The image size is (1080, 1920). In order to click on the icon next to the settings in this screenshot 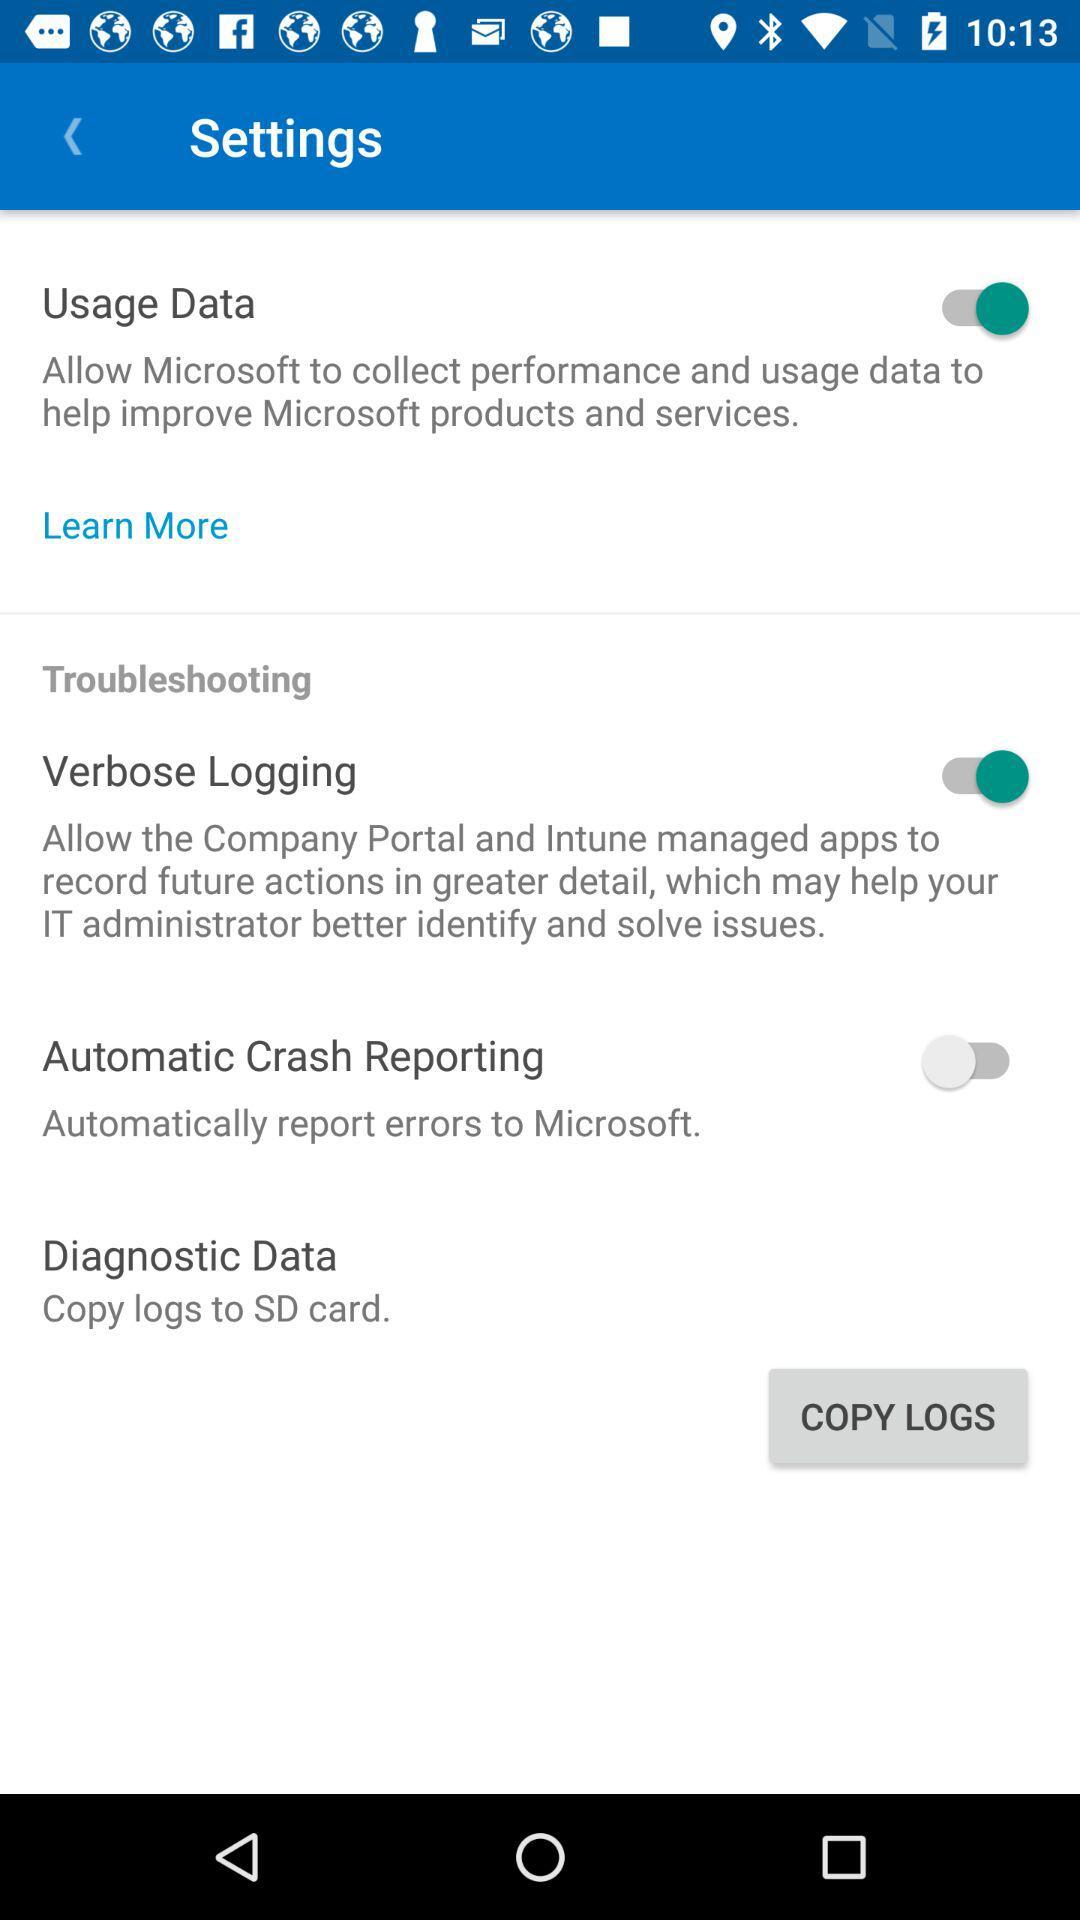, I will do `click(72, 135)`.